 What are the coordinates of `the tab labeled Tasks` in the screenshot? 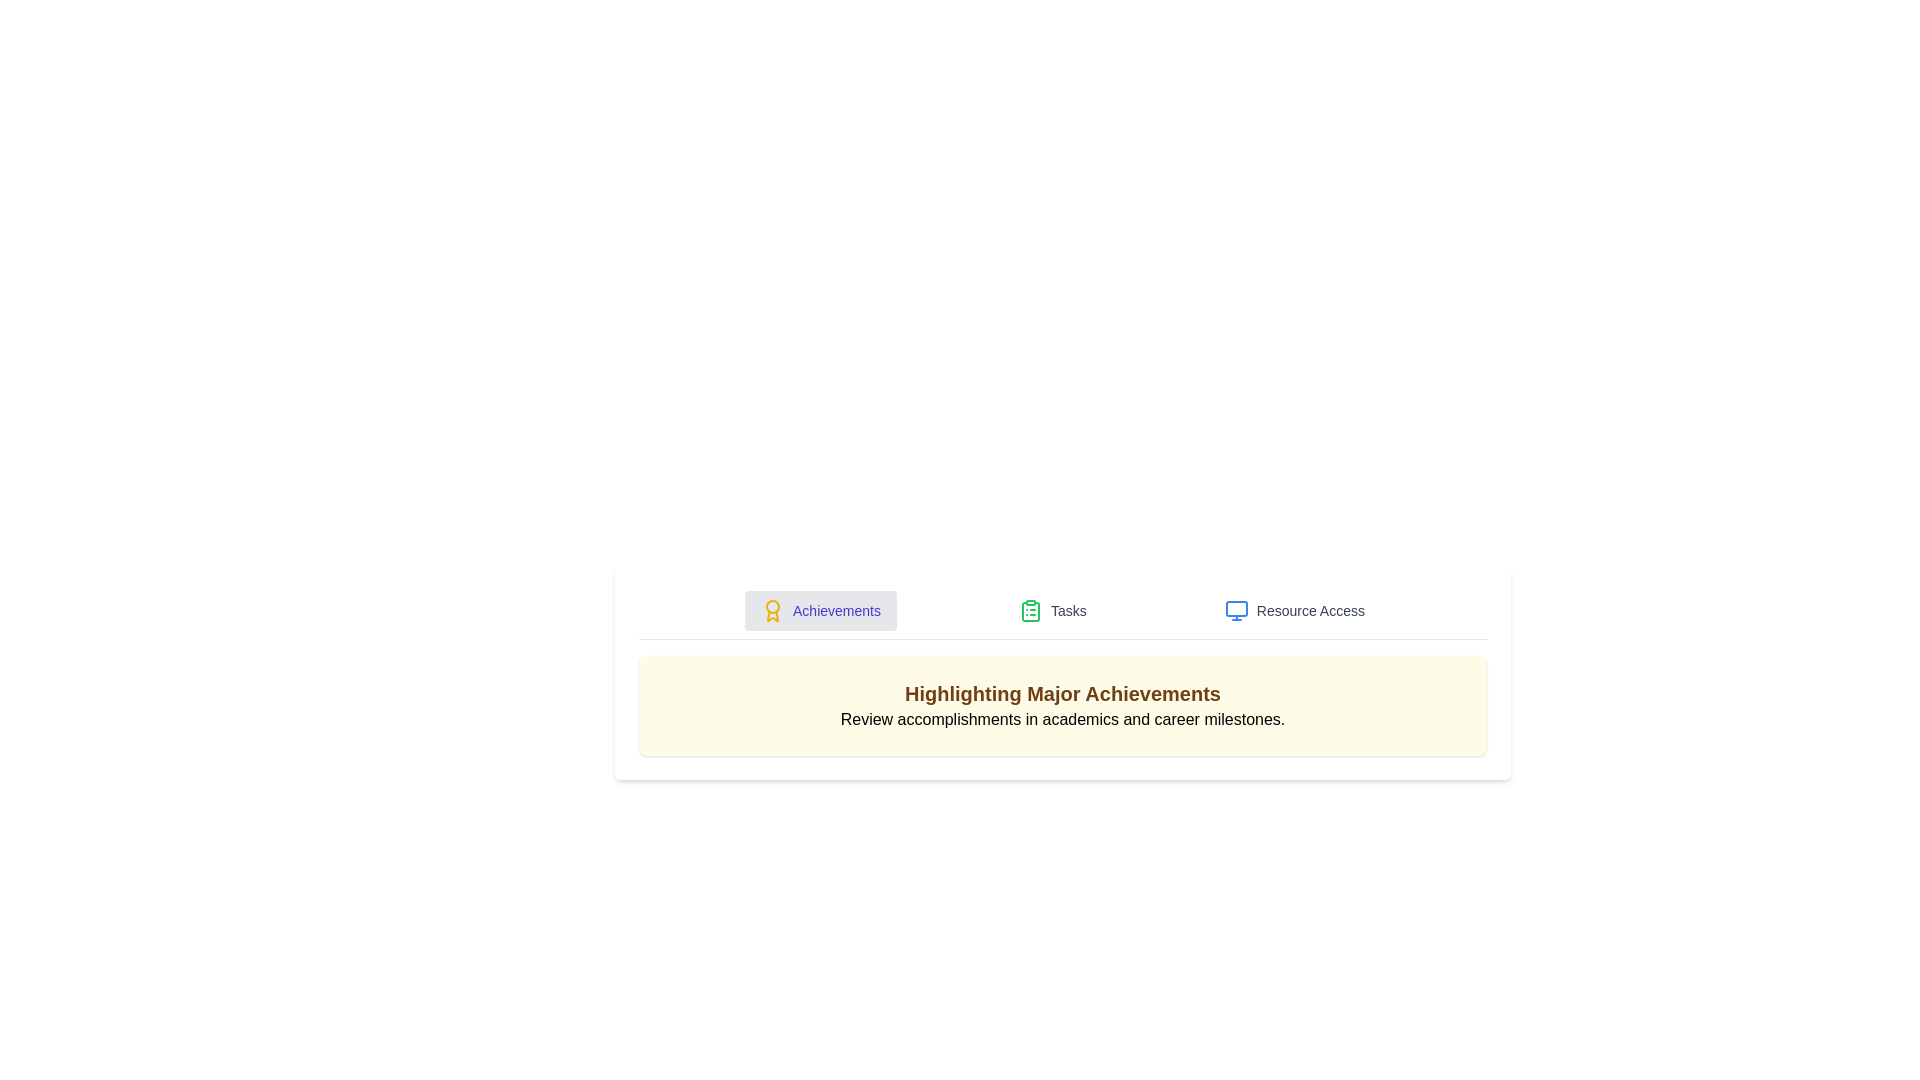 It's located at (1051, 609).